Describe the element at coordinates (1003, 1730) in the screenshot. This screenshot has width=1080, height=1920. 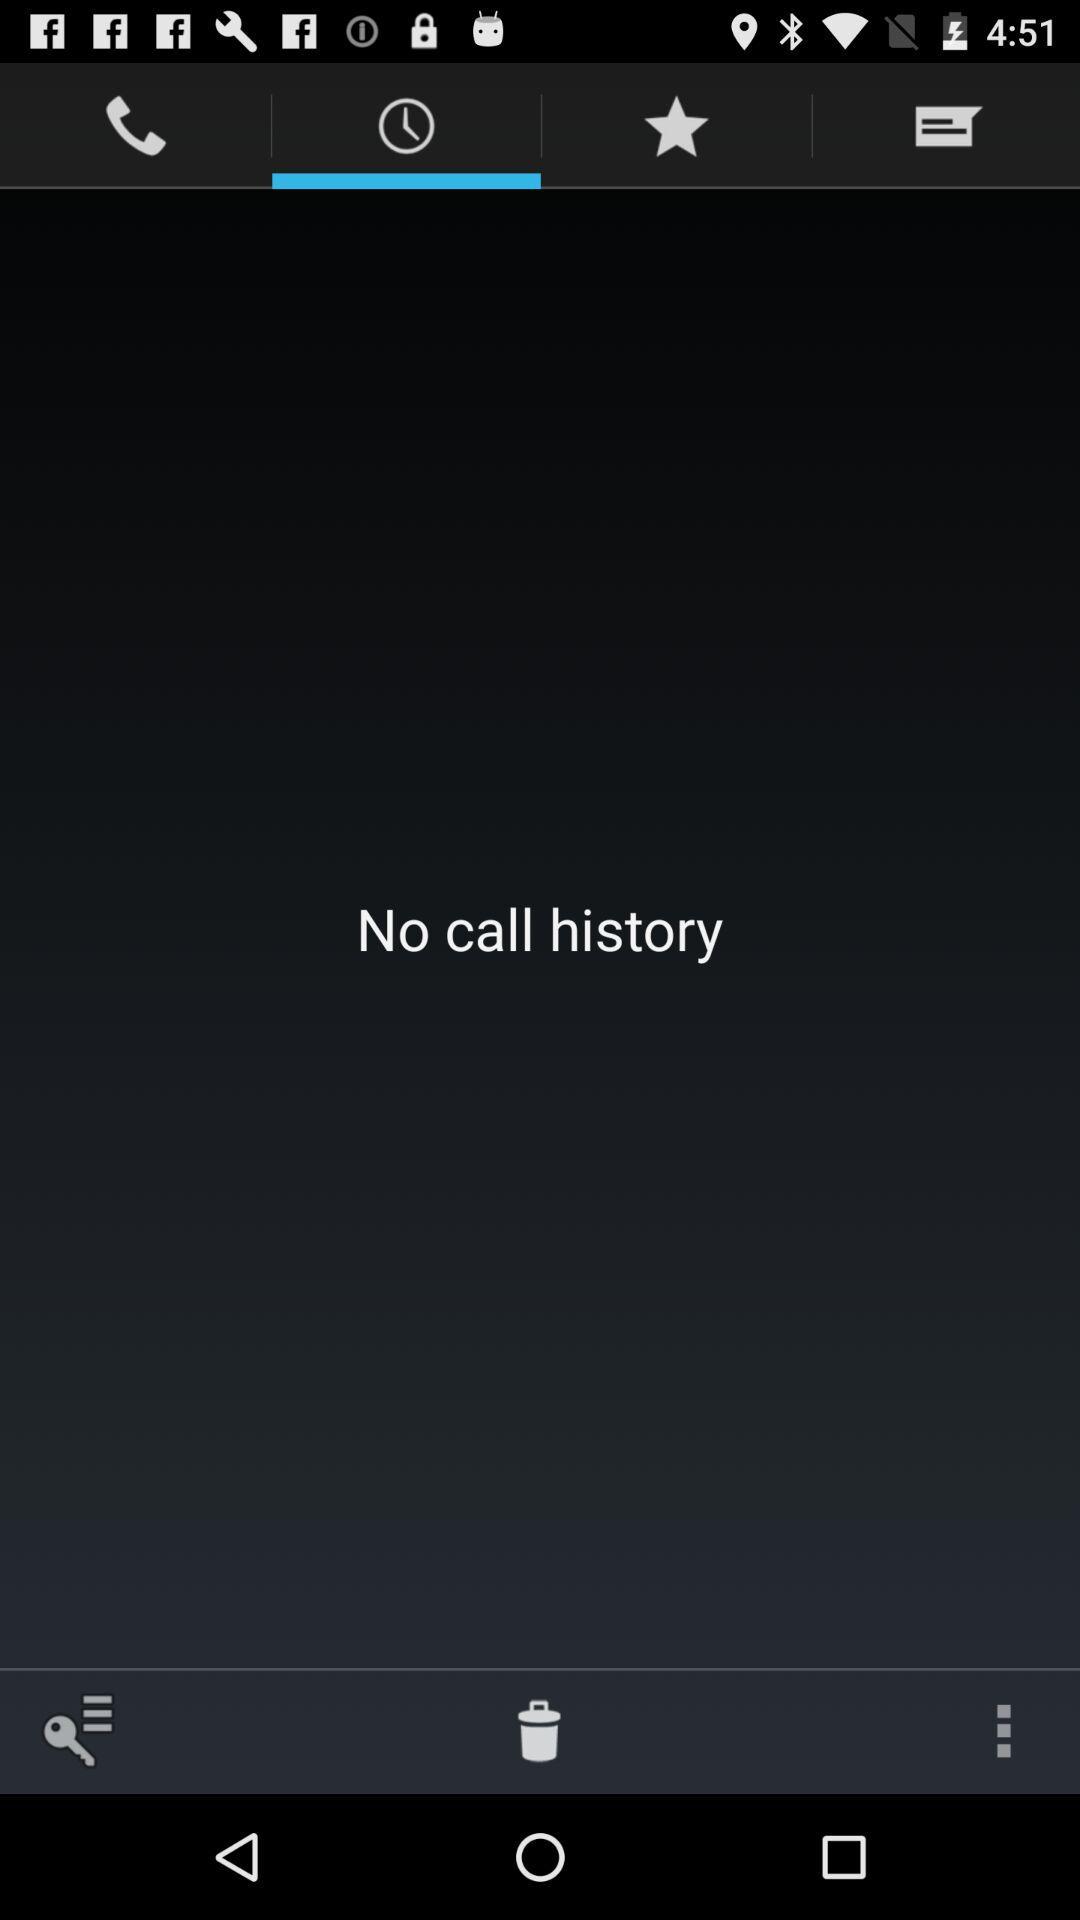
I see `icon at the bottom right corner` at that location.